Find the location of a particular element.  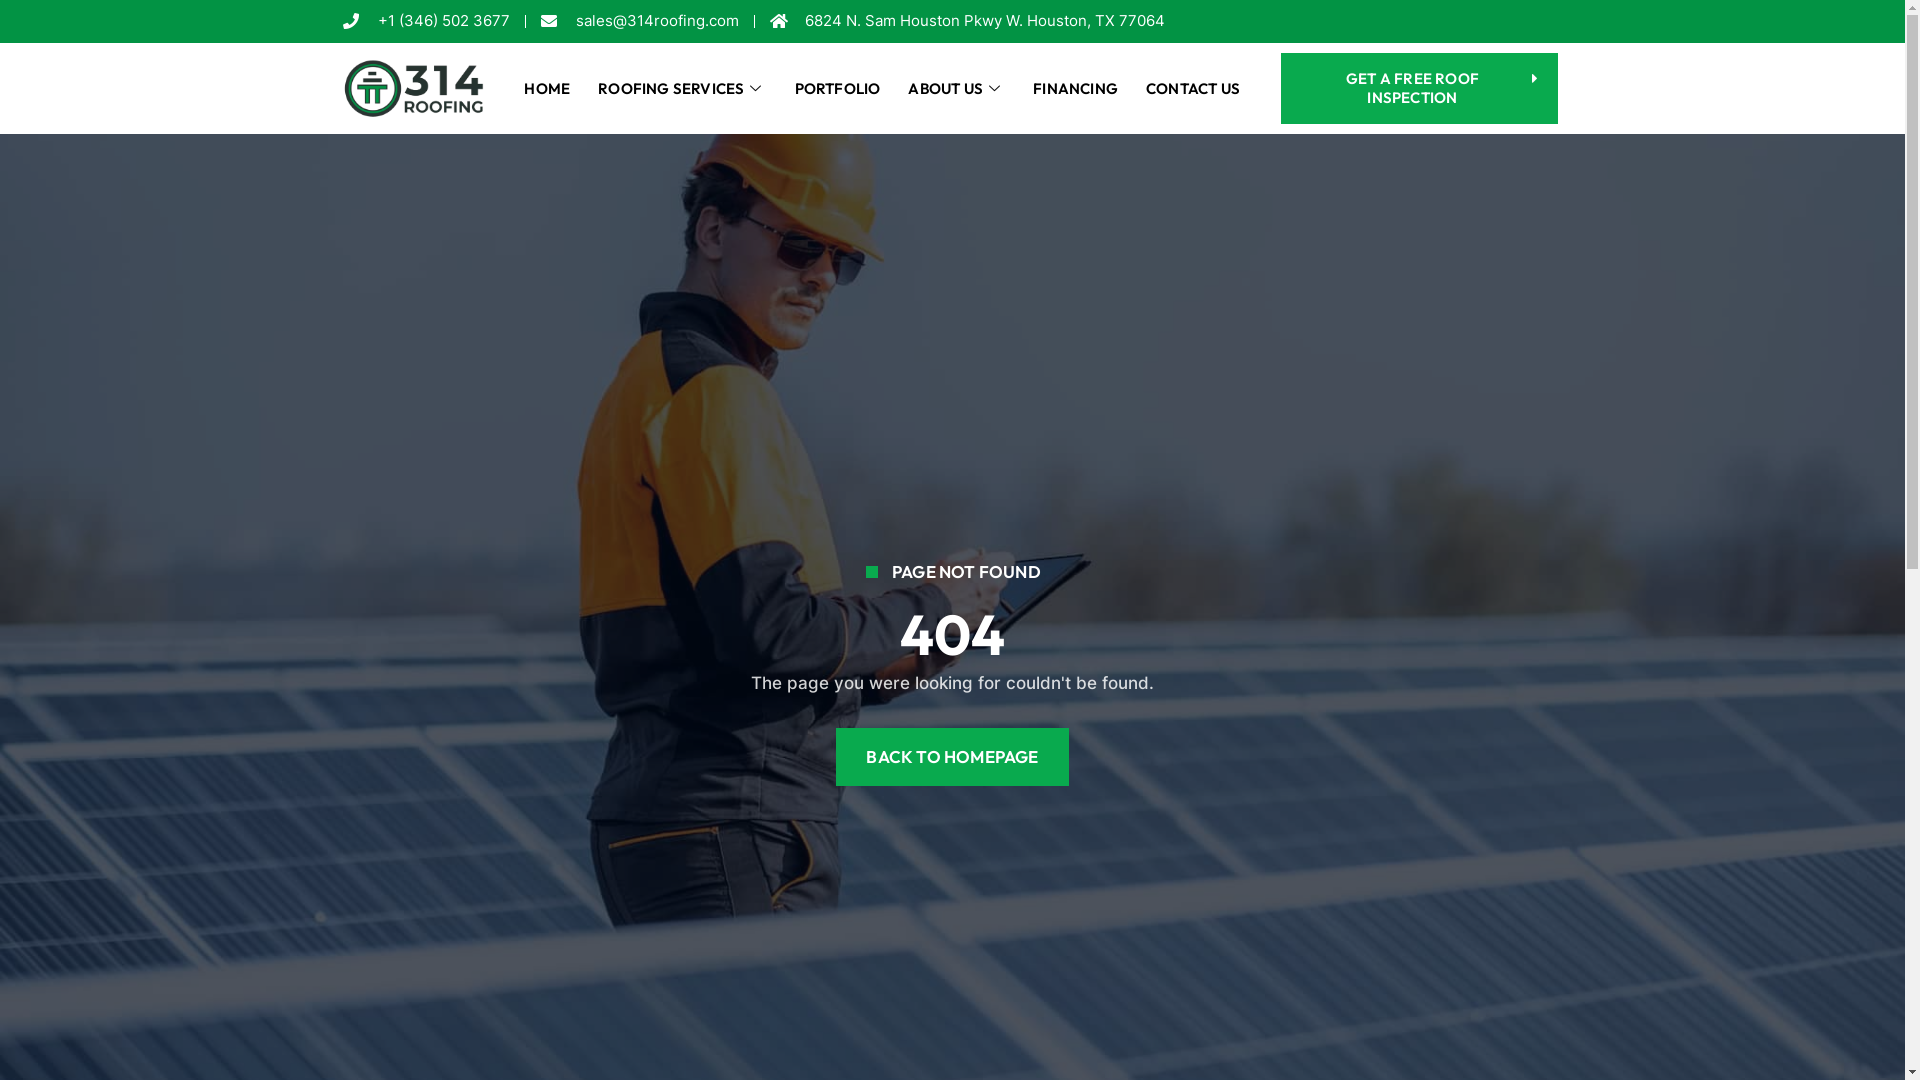

'ABOUT US' is located at coordinates (955, 87).